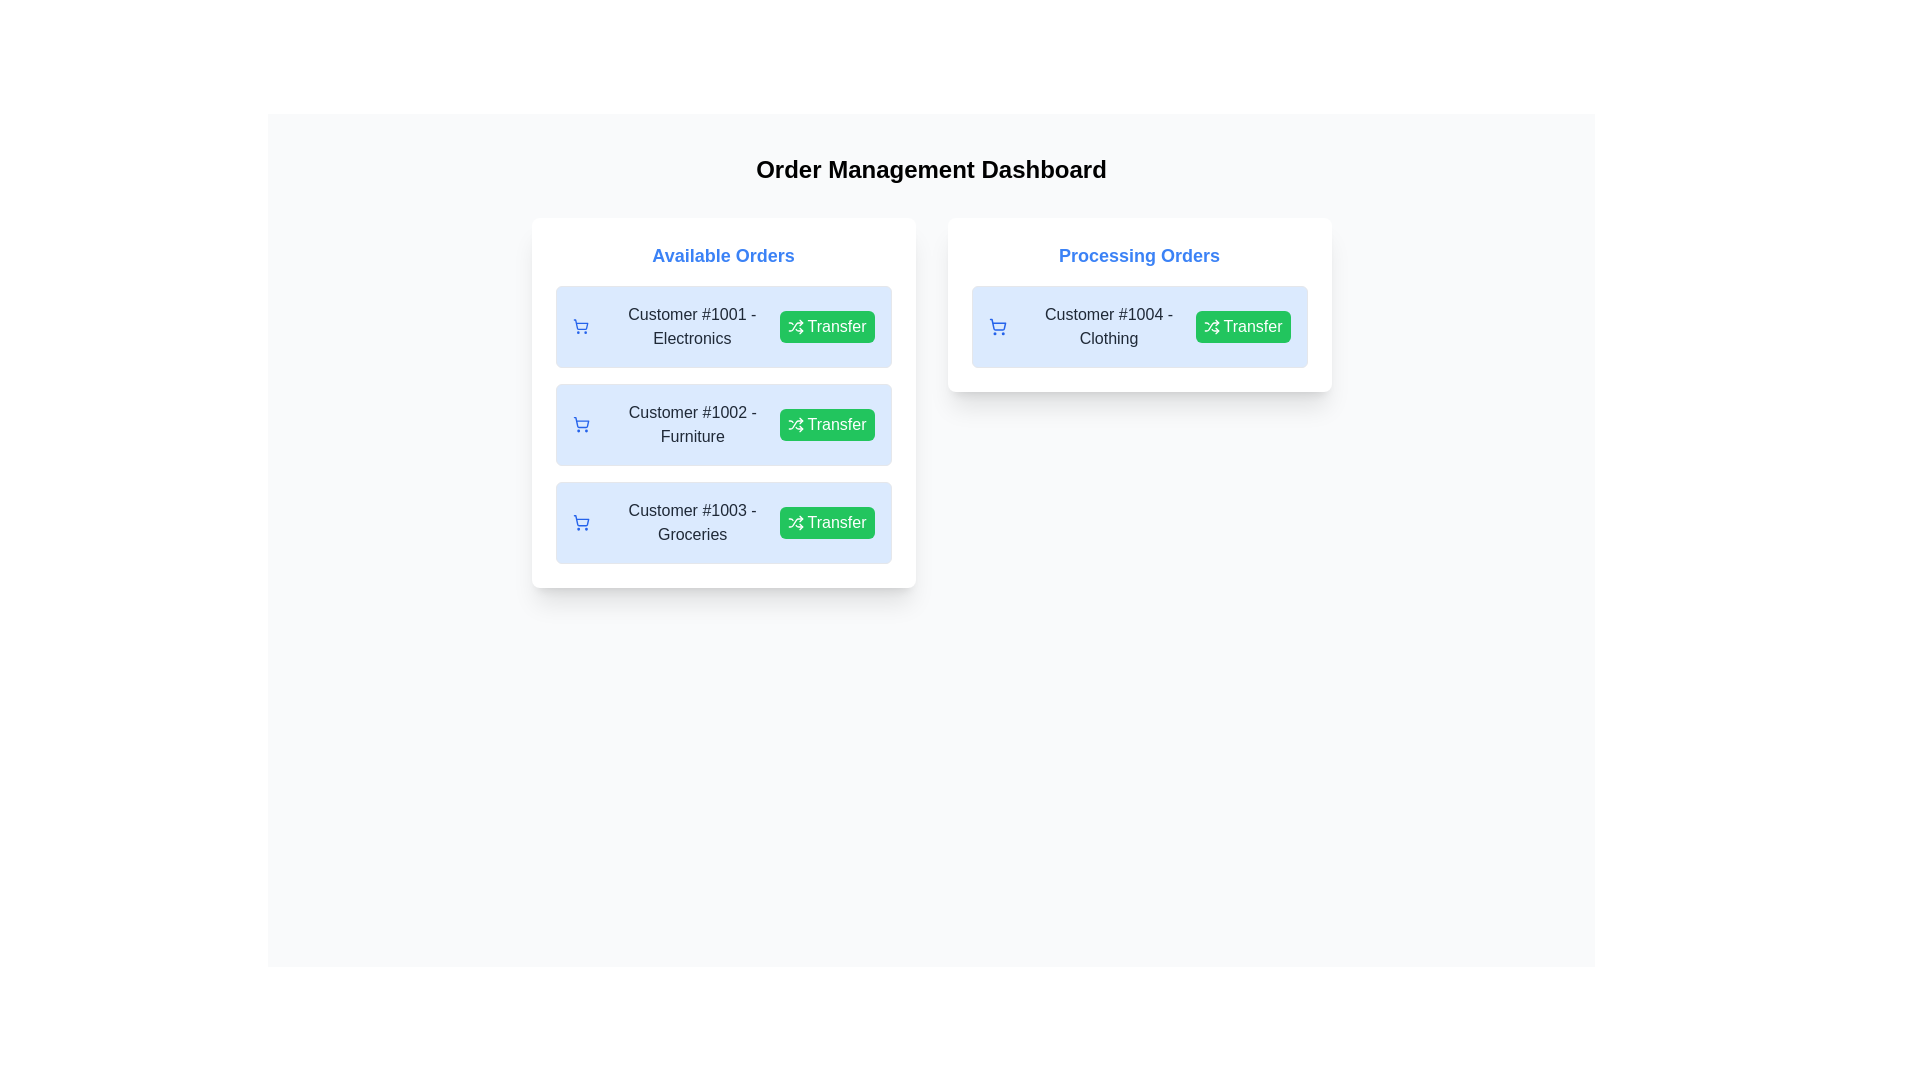  Describe the element at coordinates (580, 522) in the screenshot. I see `the shopping cart icon` at that location.